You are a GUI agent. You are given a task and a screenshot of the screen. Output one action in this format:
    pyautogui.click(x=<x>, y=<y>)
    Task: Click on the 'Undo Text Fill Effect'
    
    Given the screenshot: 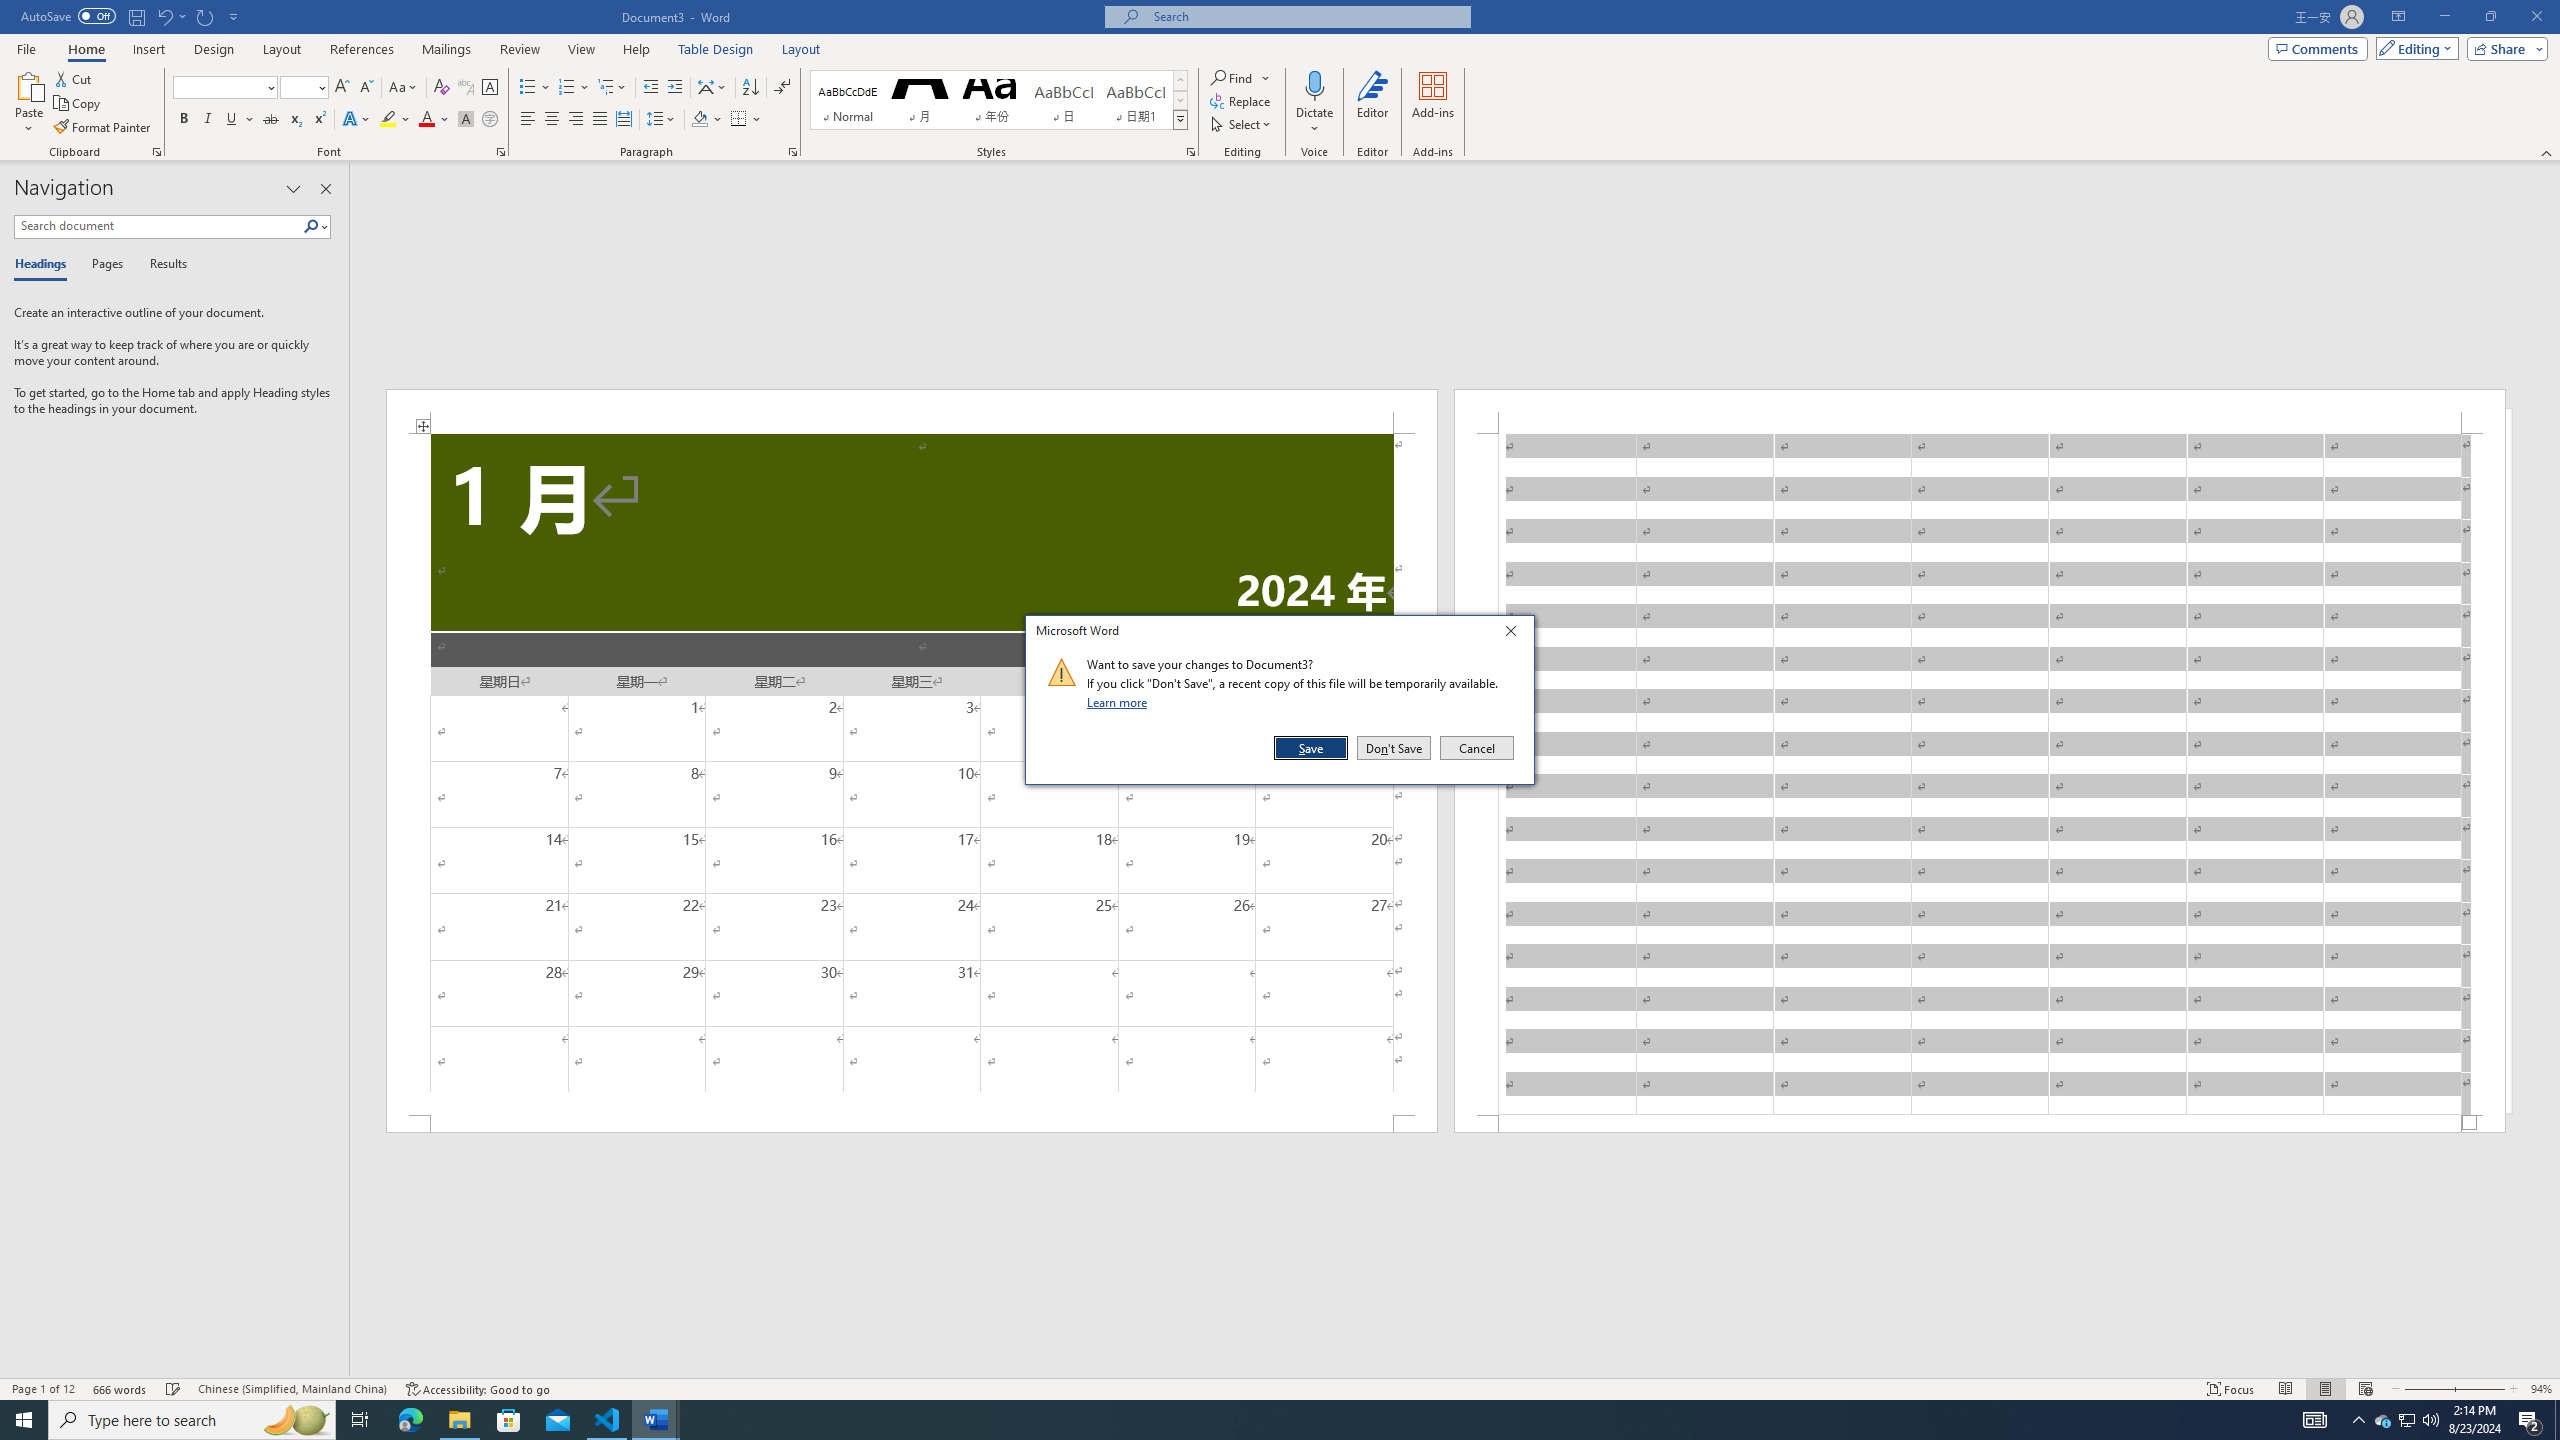 What is the action you would take?
    pyautogui.click(x=163, y=15)
    